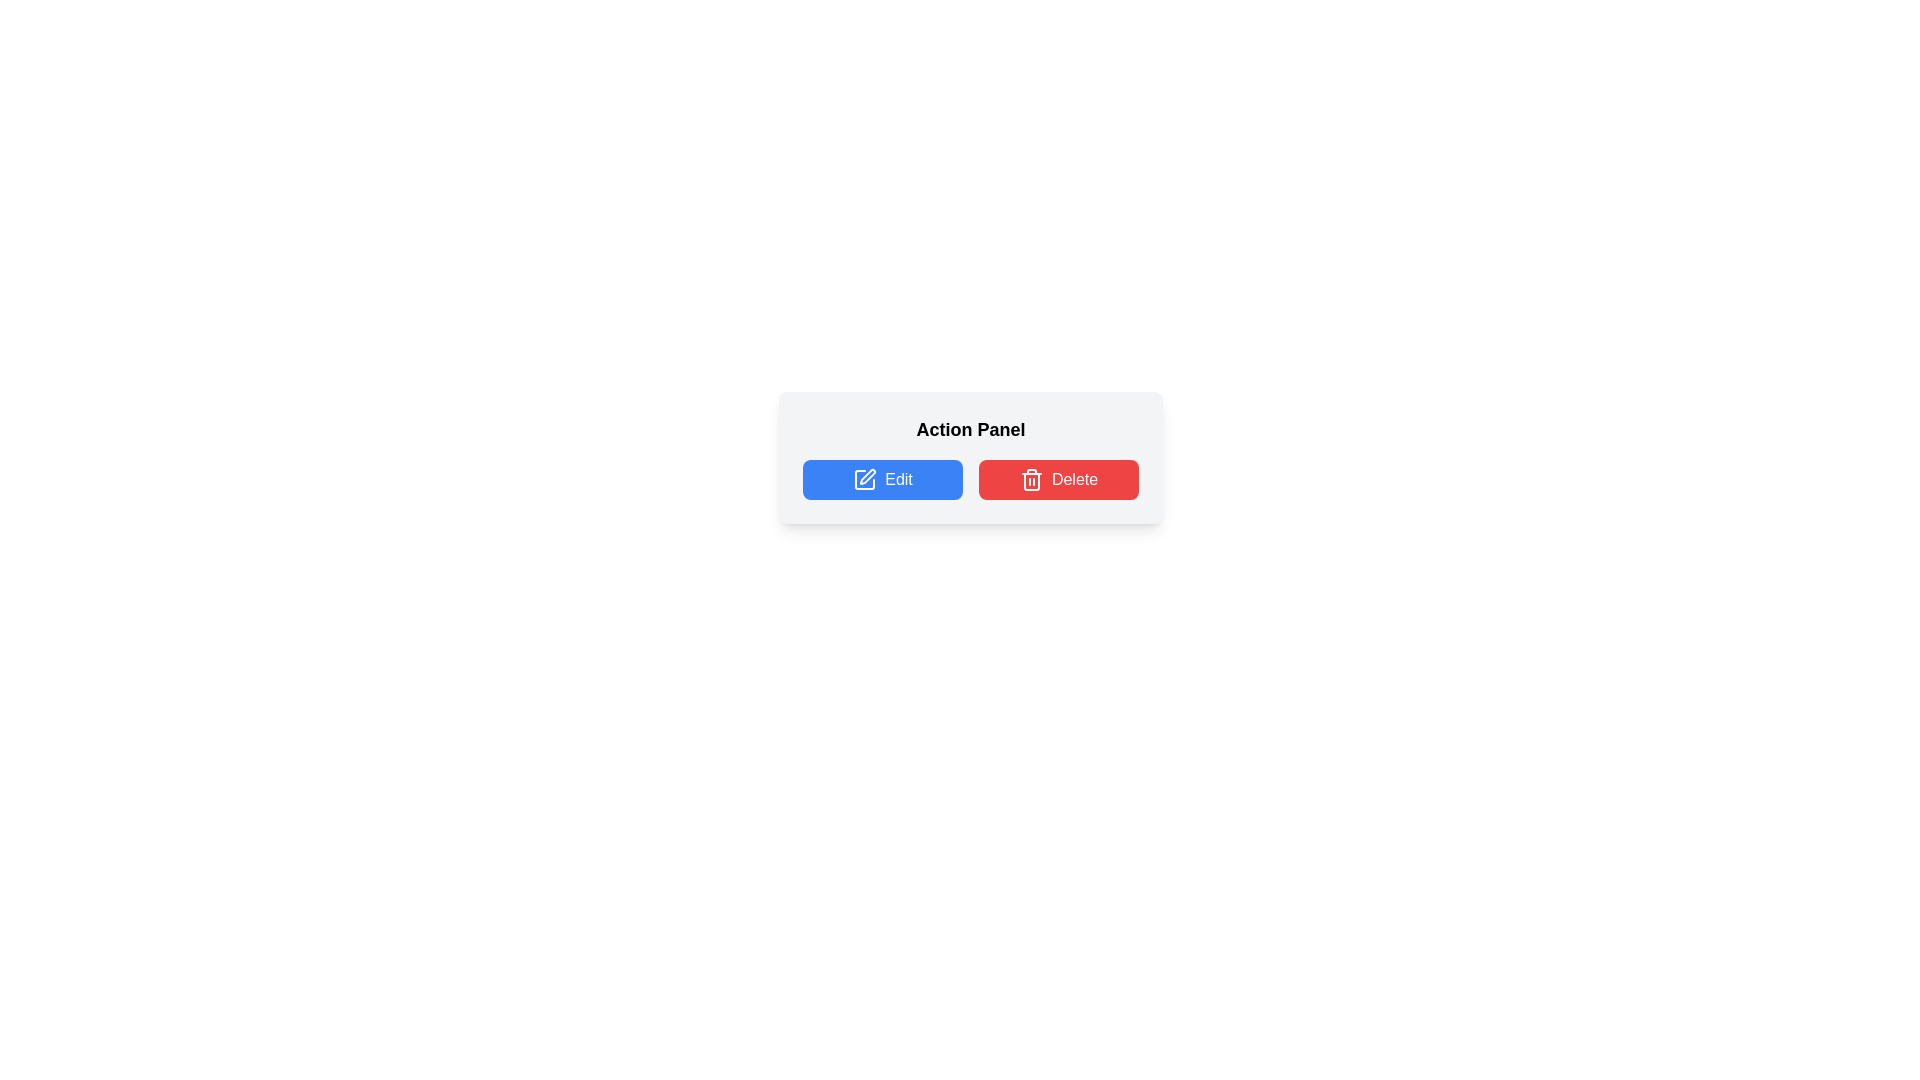 The width and height of the screenshot is (1920, 1080). What do you see at coordinates (897, 479) in the screenshot?
I see `the 'Edit' text label, which is styled in white font on a blue rectangular button, located below the 'Action Panel' text and next to the red 'Delete' button` at bounding box center [897, 479].